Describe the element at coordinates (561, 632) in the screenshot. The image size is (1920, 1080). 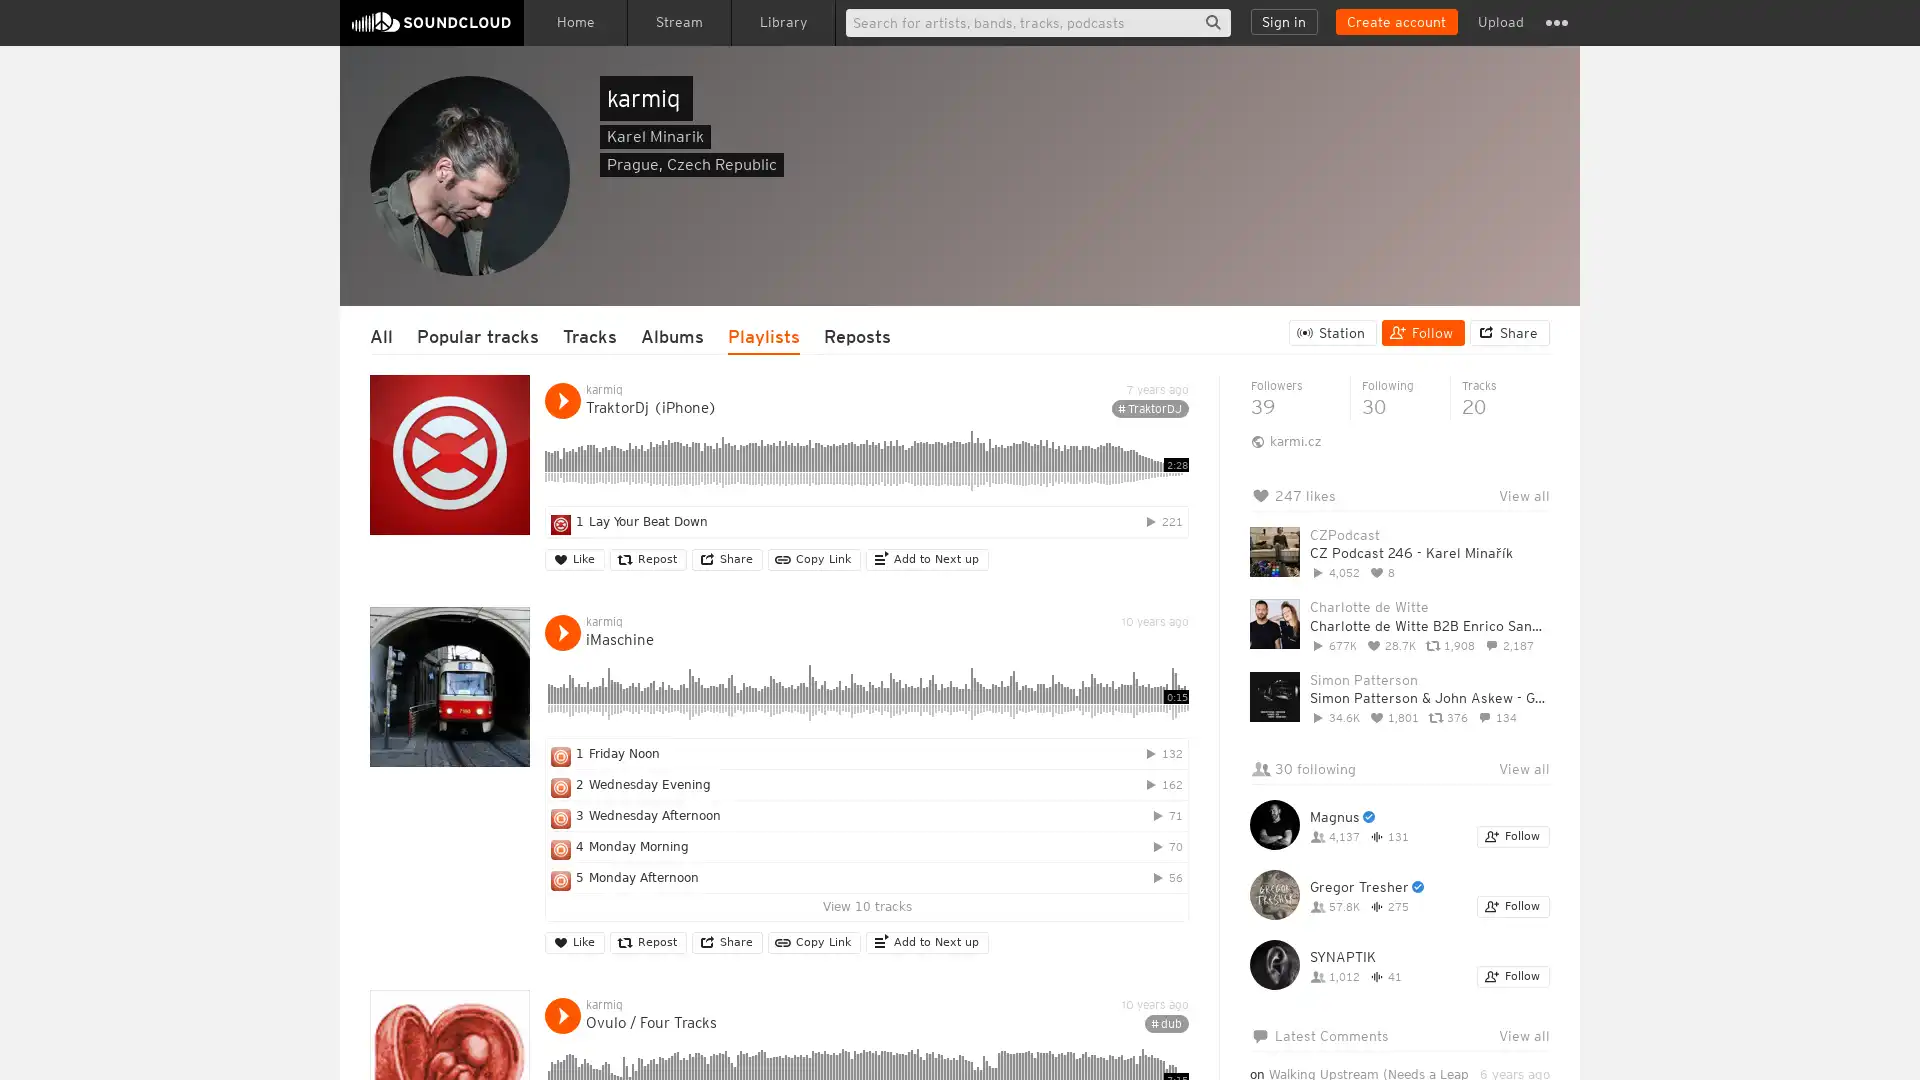
I see `Play` at that location.